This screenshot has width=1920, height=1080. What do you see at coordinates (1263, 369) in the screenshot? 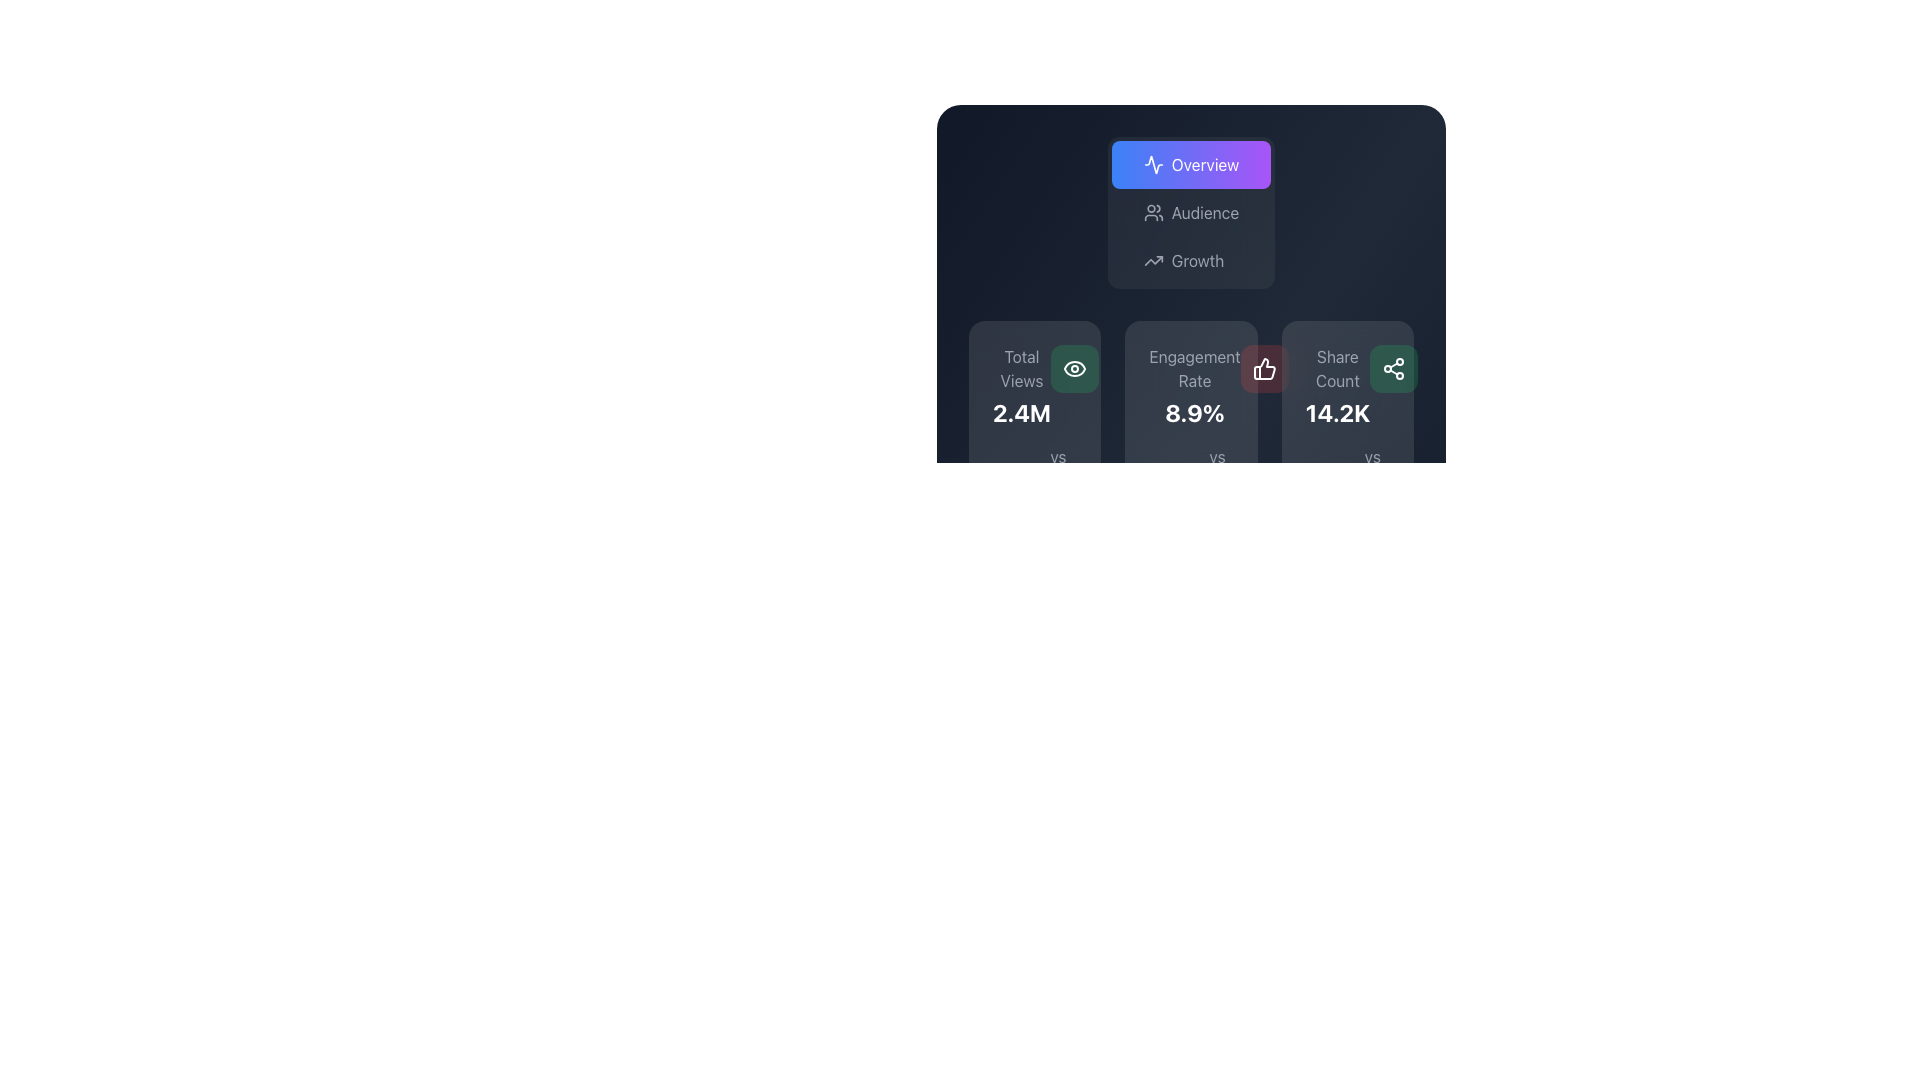
I see `the function or message of the thumbs-up icon located in the second column of the card-like statistics section, which is aligned centrally with the 'Engagement Rate' section` at bounding box center [1263, 369].